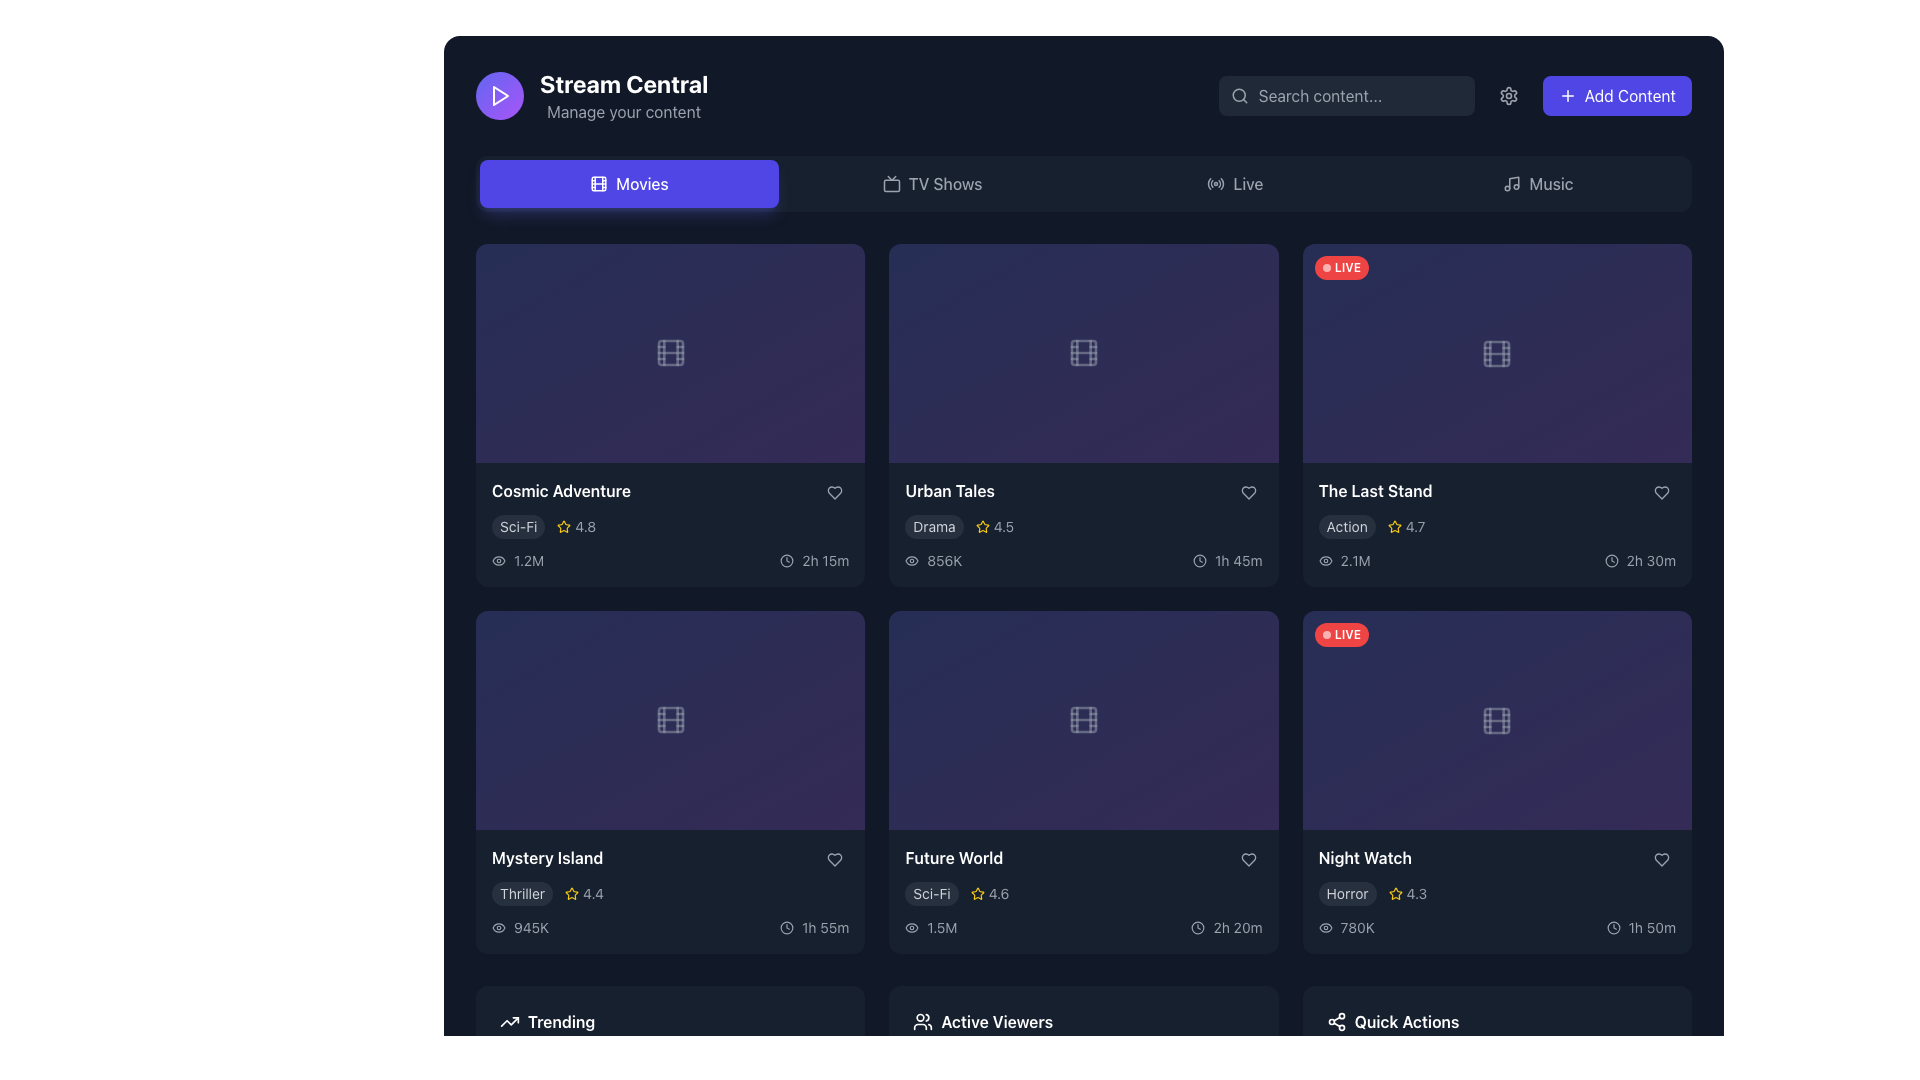 The height and width of the screenshot is (1080, 1920). I want to click on the static text label that serves as the title for the media content, so click(953, 856).